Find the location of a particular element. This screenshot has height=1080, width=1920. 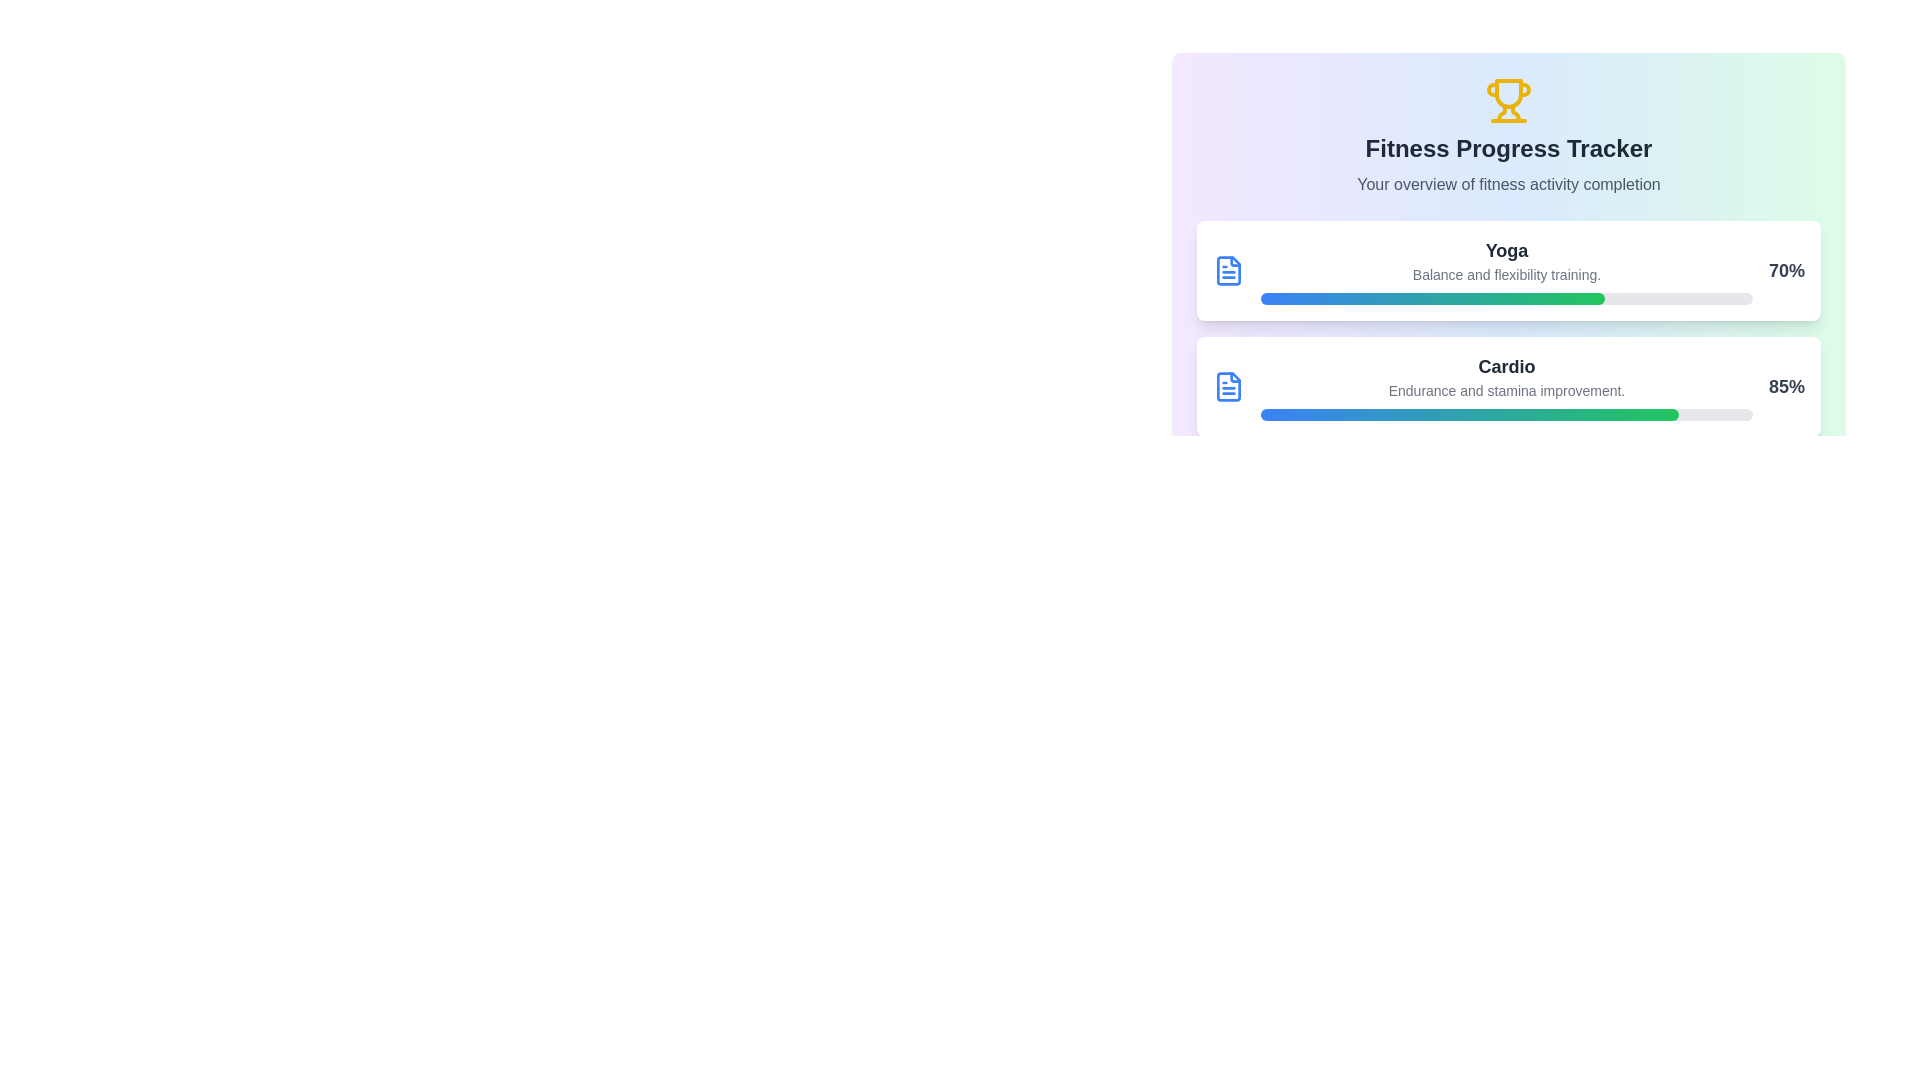

the 'add' icon functionality associated with the 'Add New Activity' button, located towards the right-center of the button is located at coordinates (1440, 596).